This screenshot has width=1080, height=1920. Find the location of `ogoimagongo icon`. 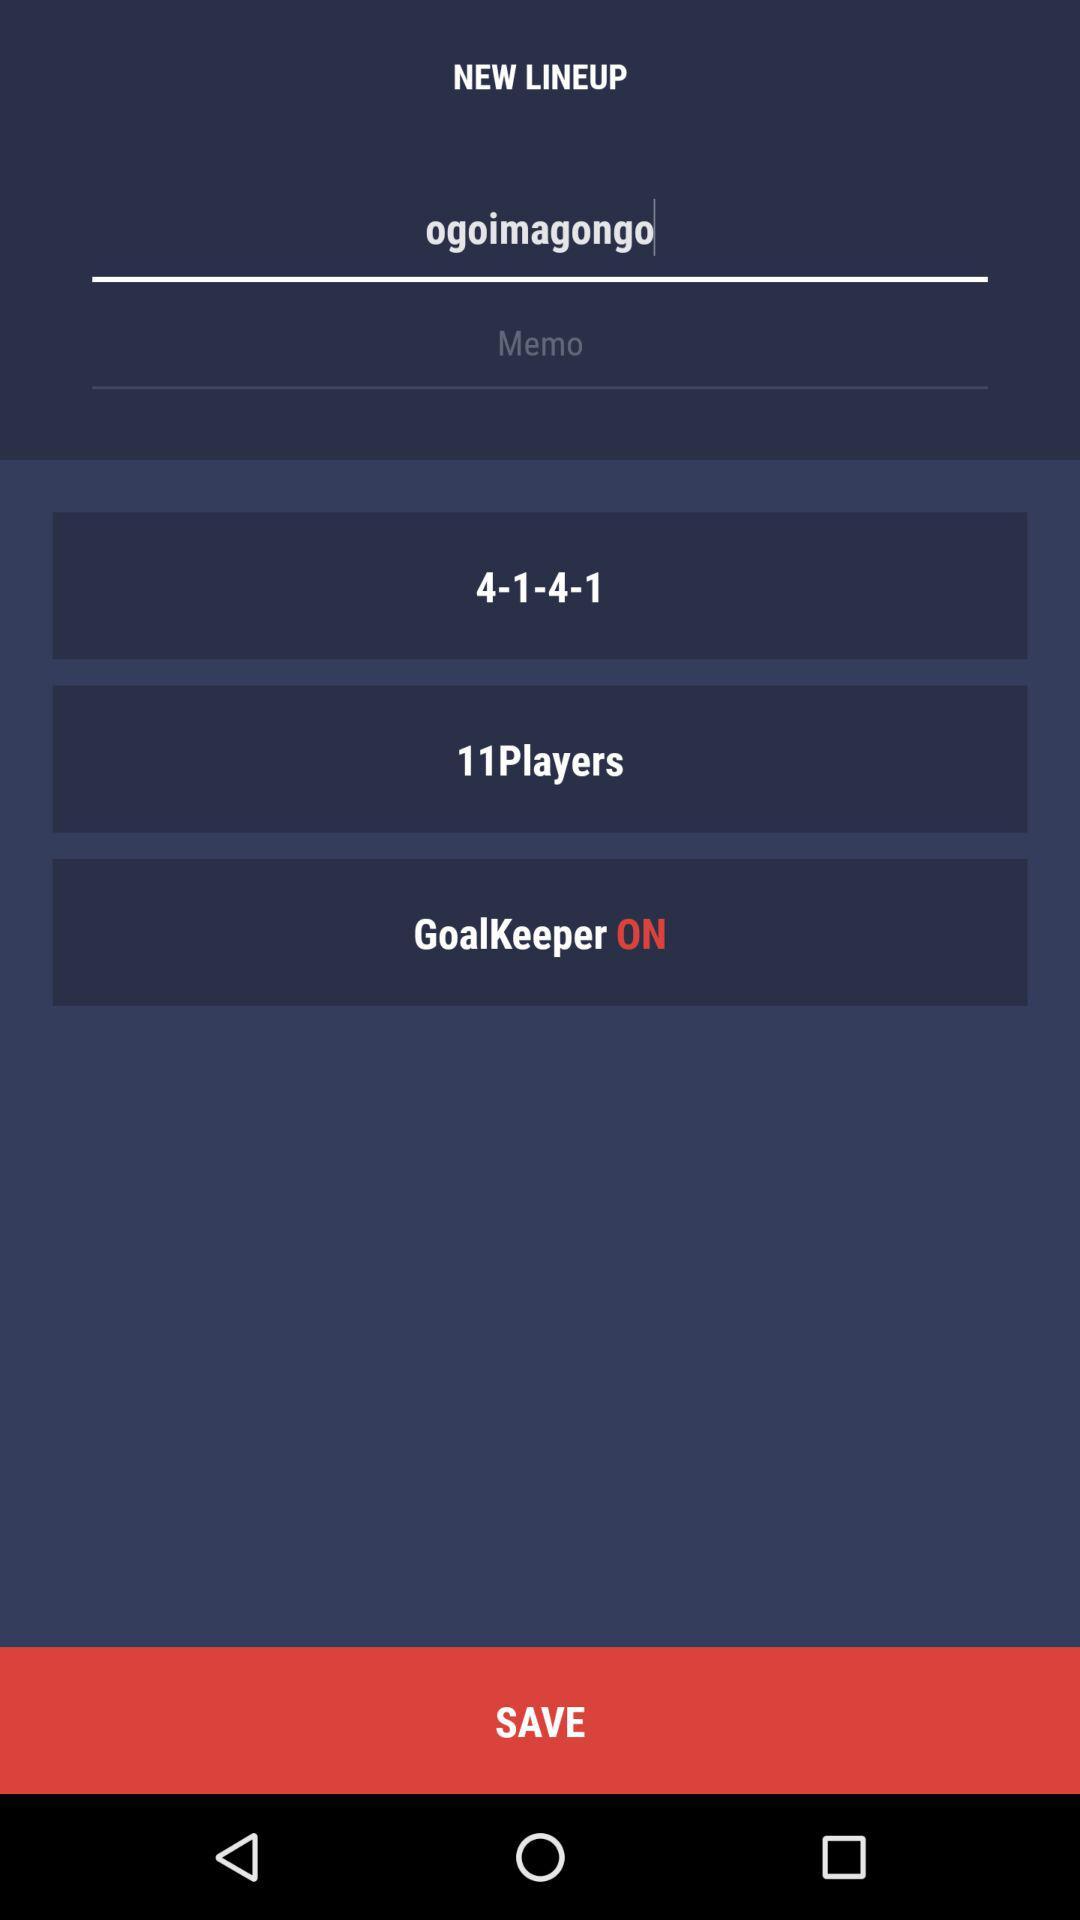

ogoimagongo icon is located at coordinates (540, 237).